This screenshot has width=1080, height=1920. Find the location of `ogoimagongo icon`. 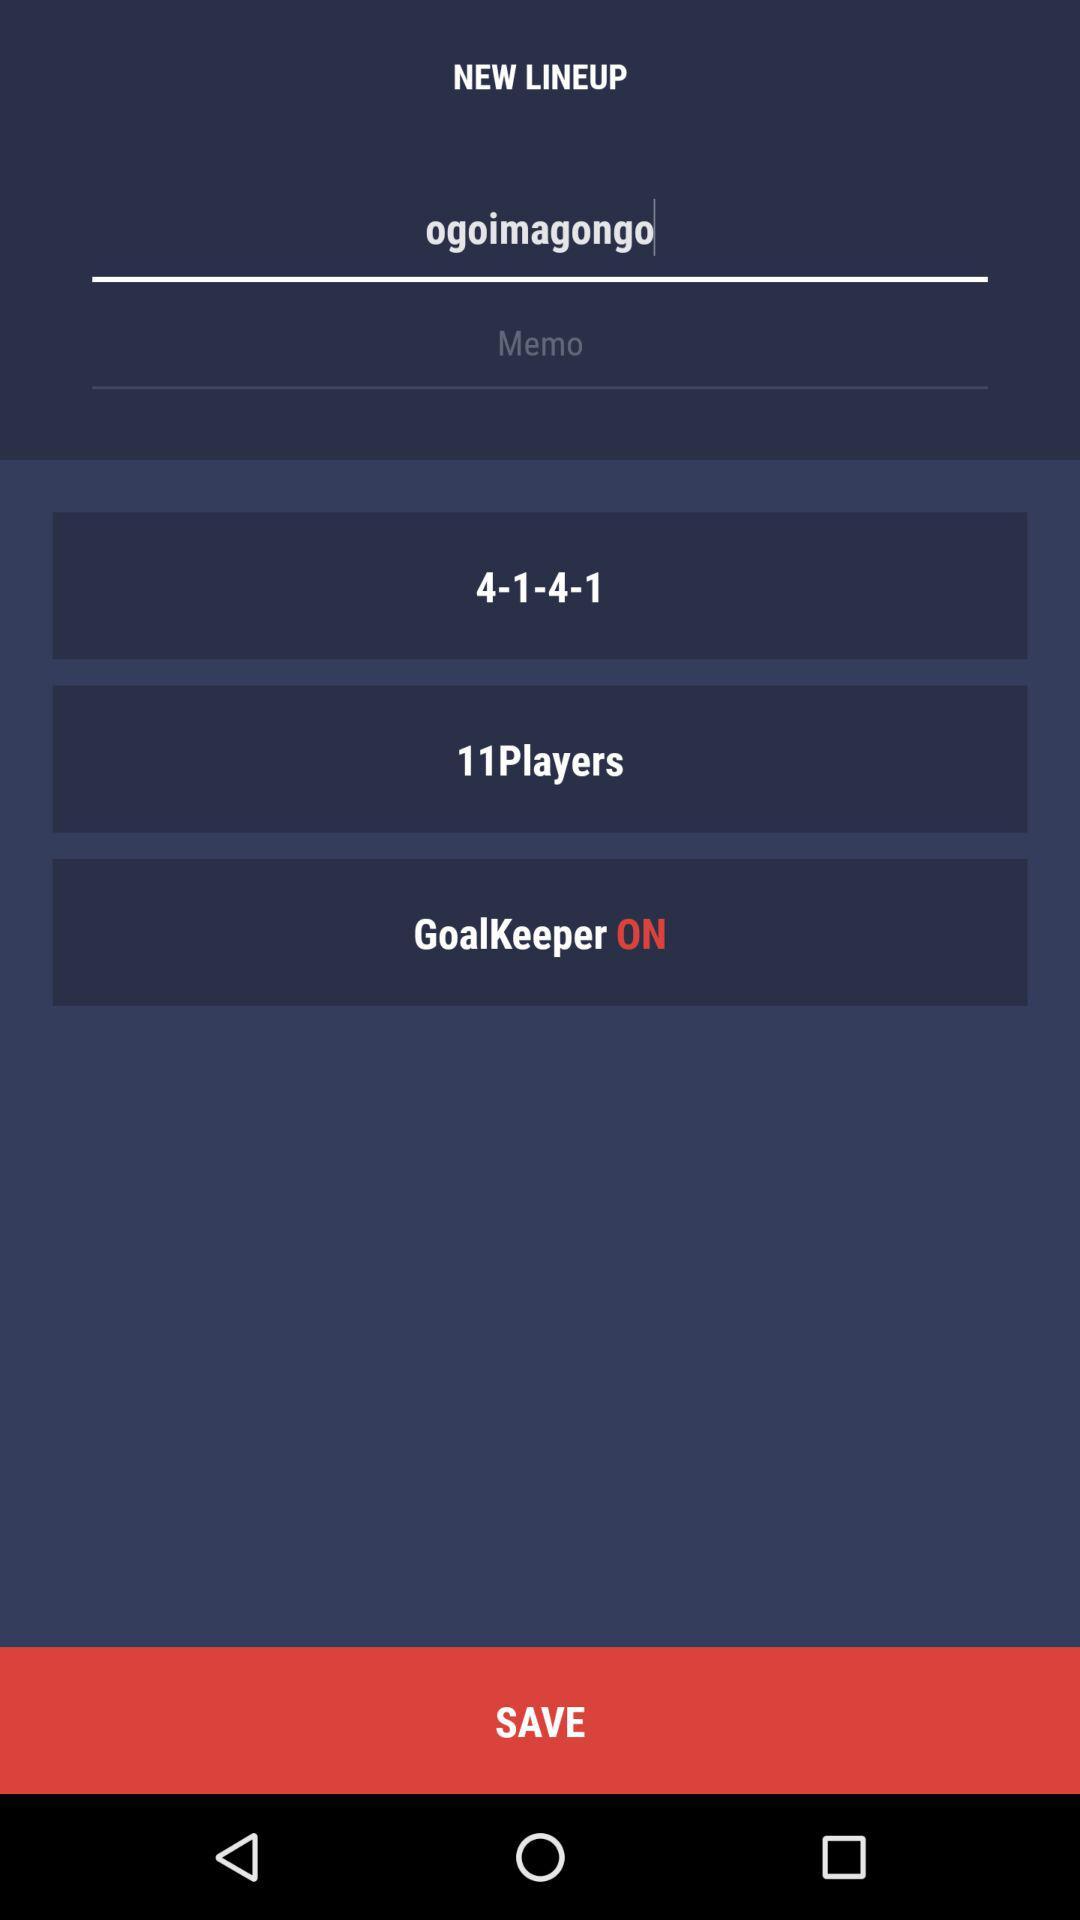

ogoimagongo icon is located at coordinates (540, 237).